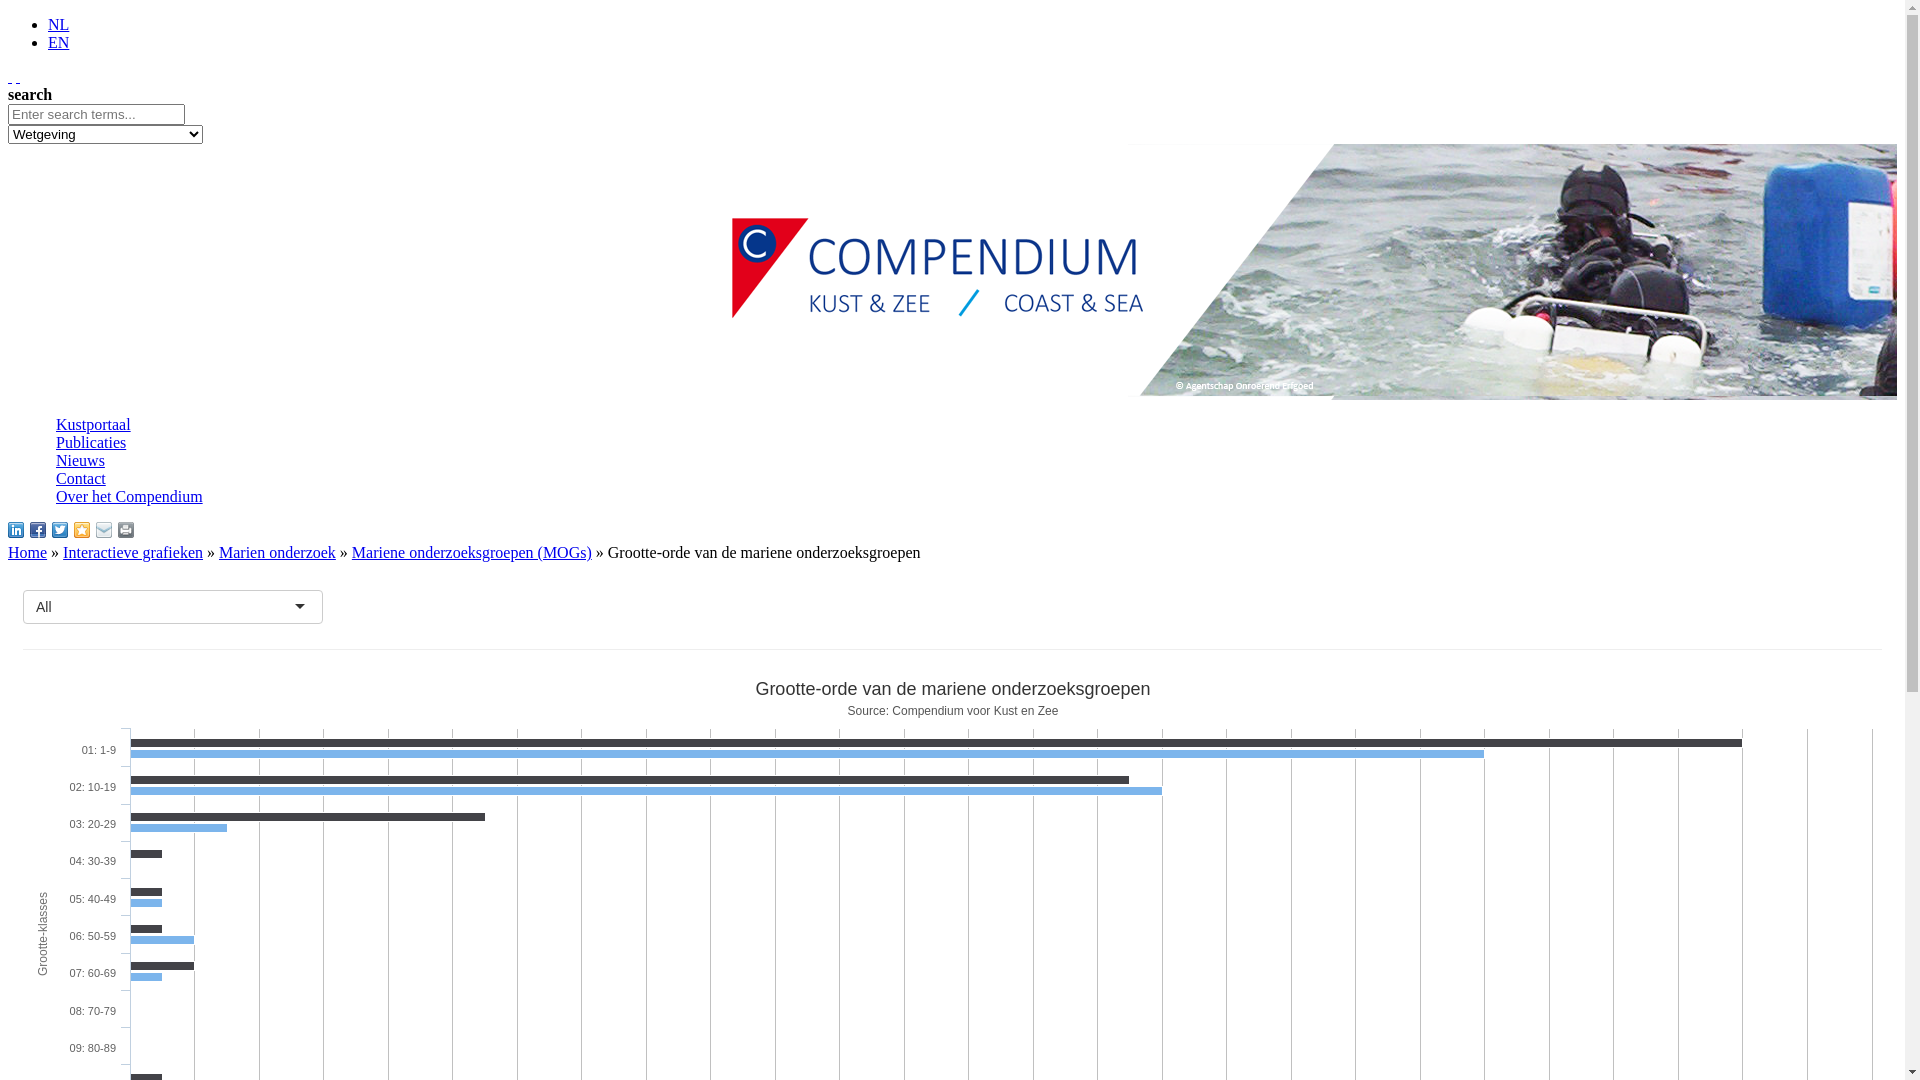 The width and height of the screenshot is (1920, 1080). I want to click on 'Over het Compendium', so click(128, 495).